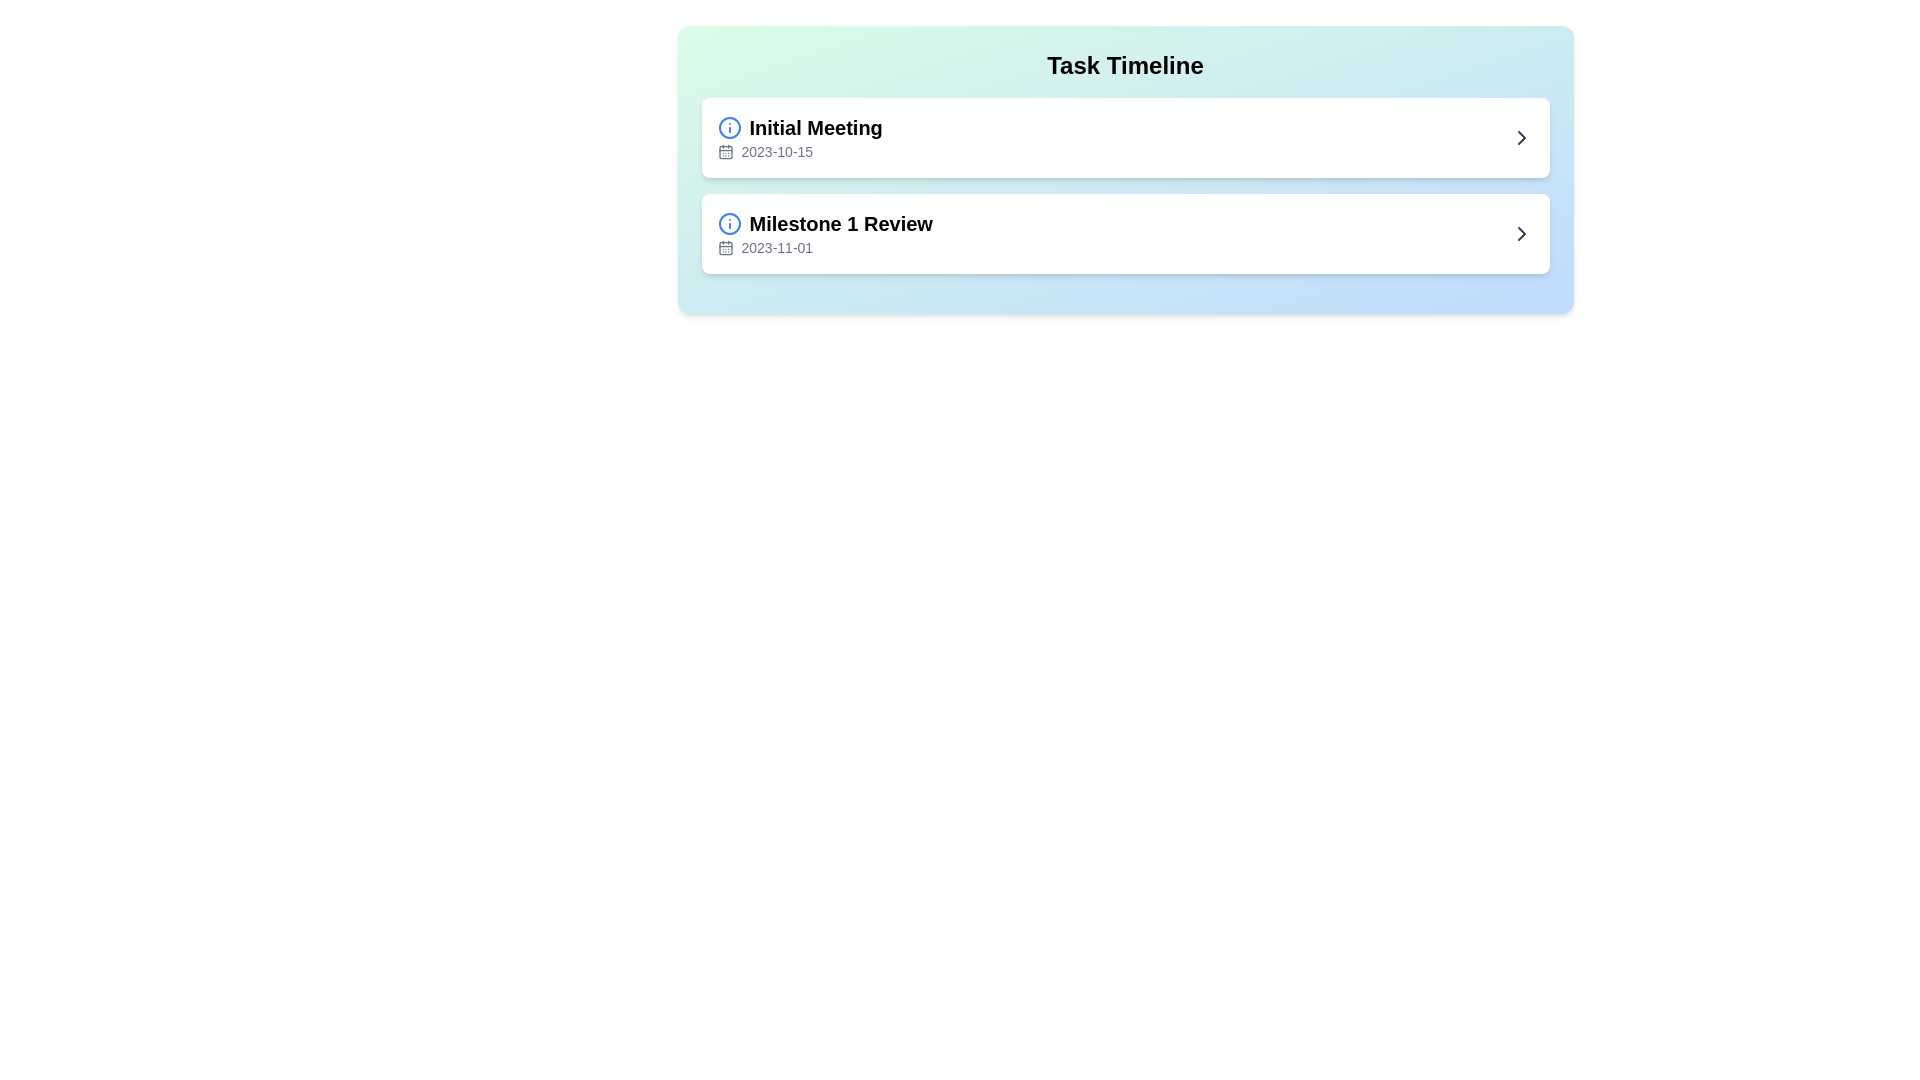  Describe the element at coordinates (724, 247) in the screenshot. I see `the graphical calendar icon next to the 'Milestone 1 Review' label and the date '2023-11-01' in the timeline list` at that location.